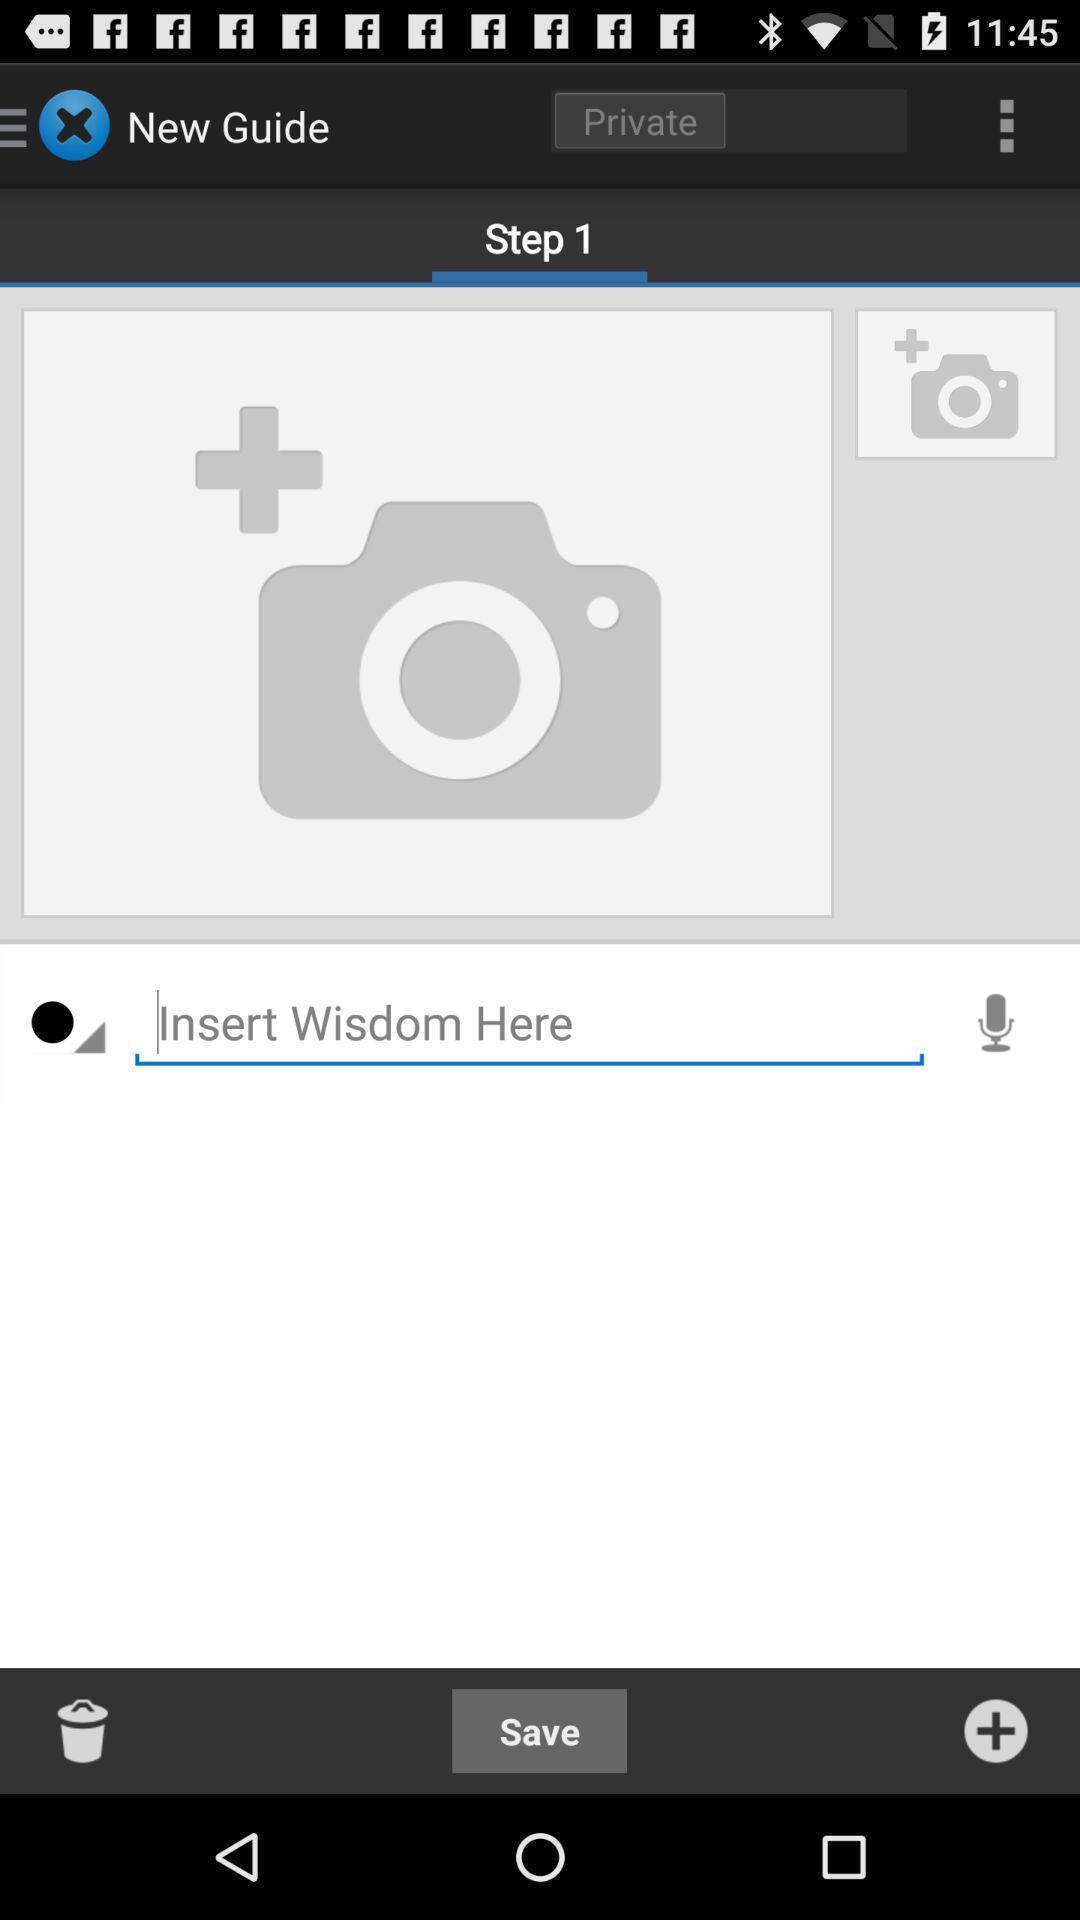  What do you see at coordinates (729, 119) in the screenshot?
I see `the item to the right of the new guide item` at bounding box center [729, 119].